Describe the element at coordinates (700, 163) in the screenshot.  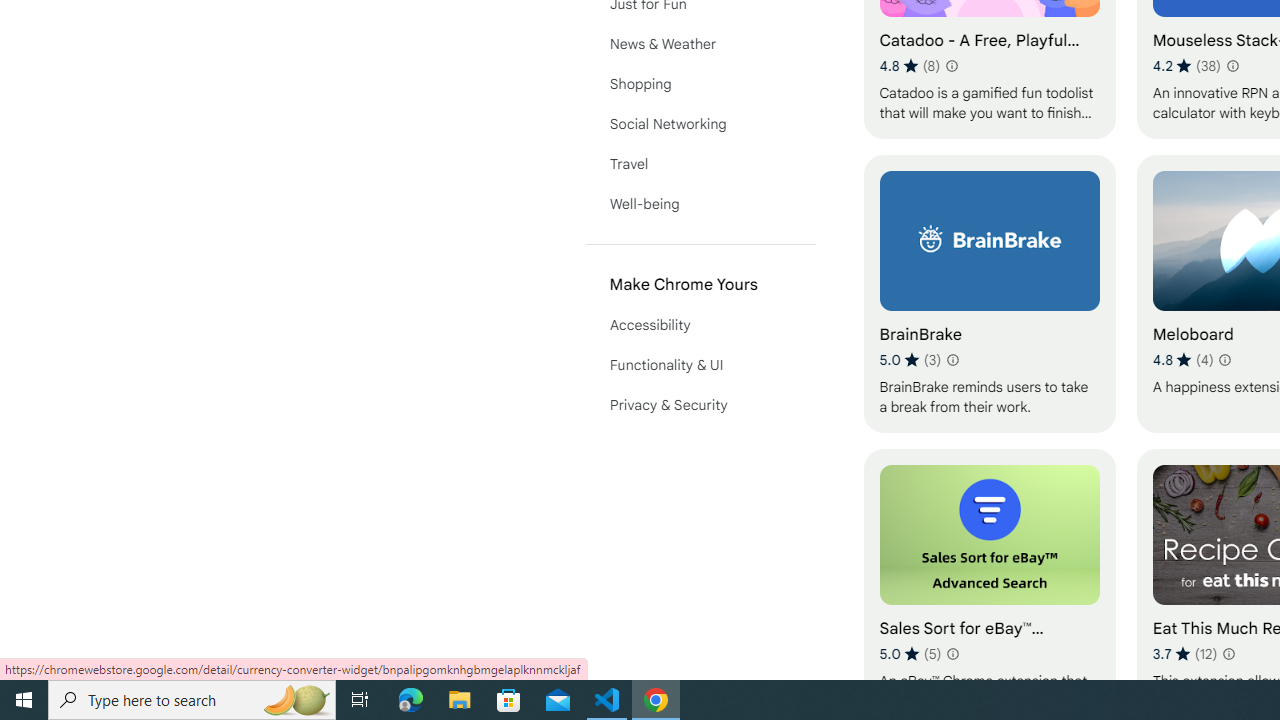
I see `'Travel'` at that location.